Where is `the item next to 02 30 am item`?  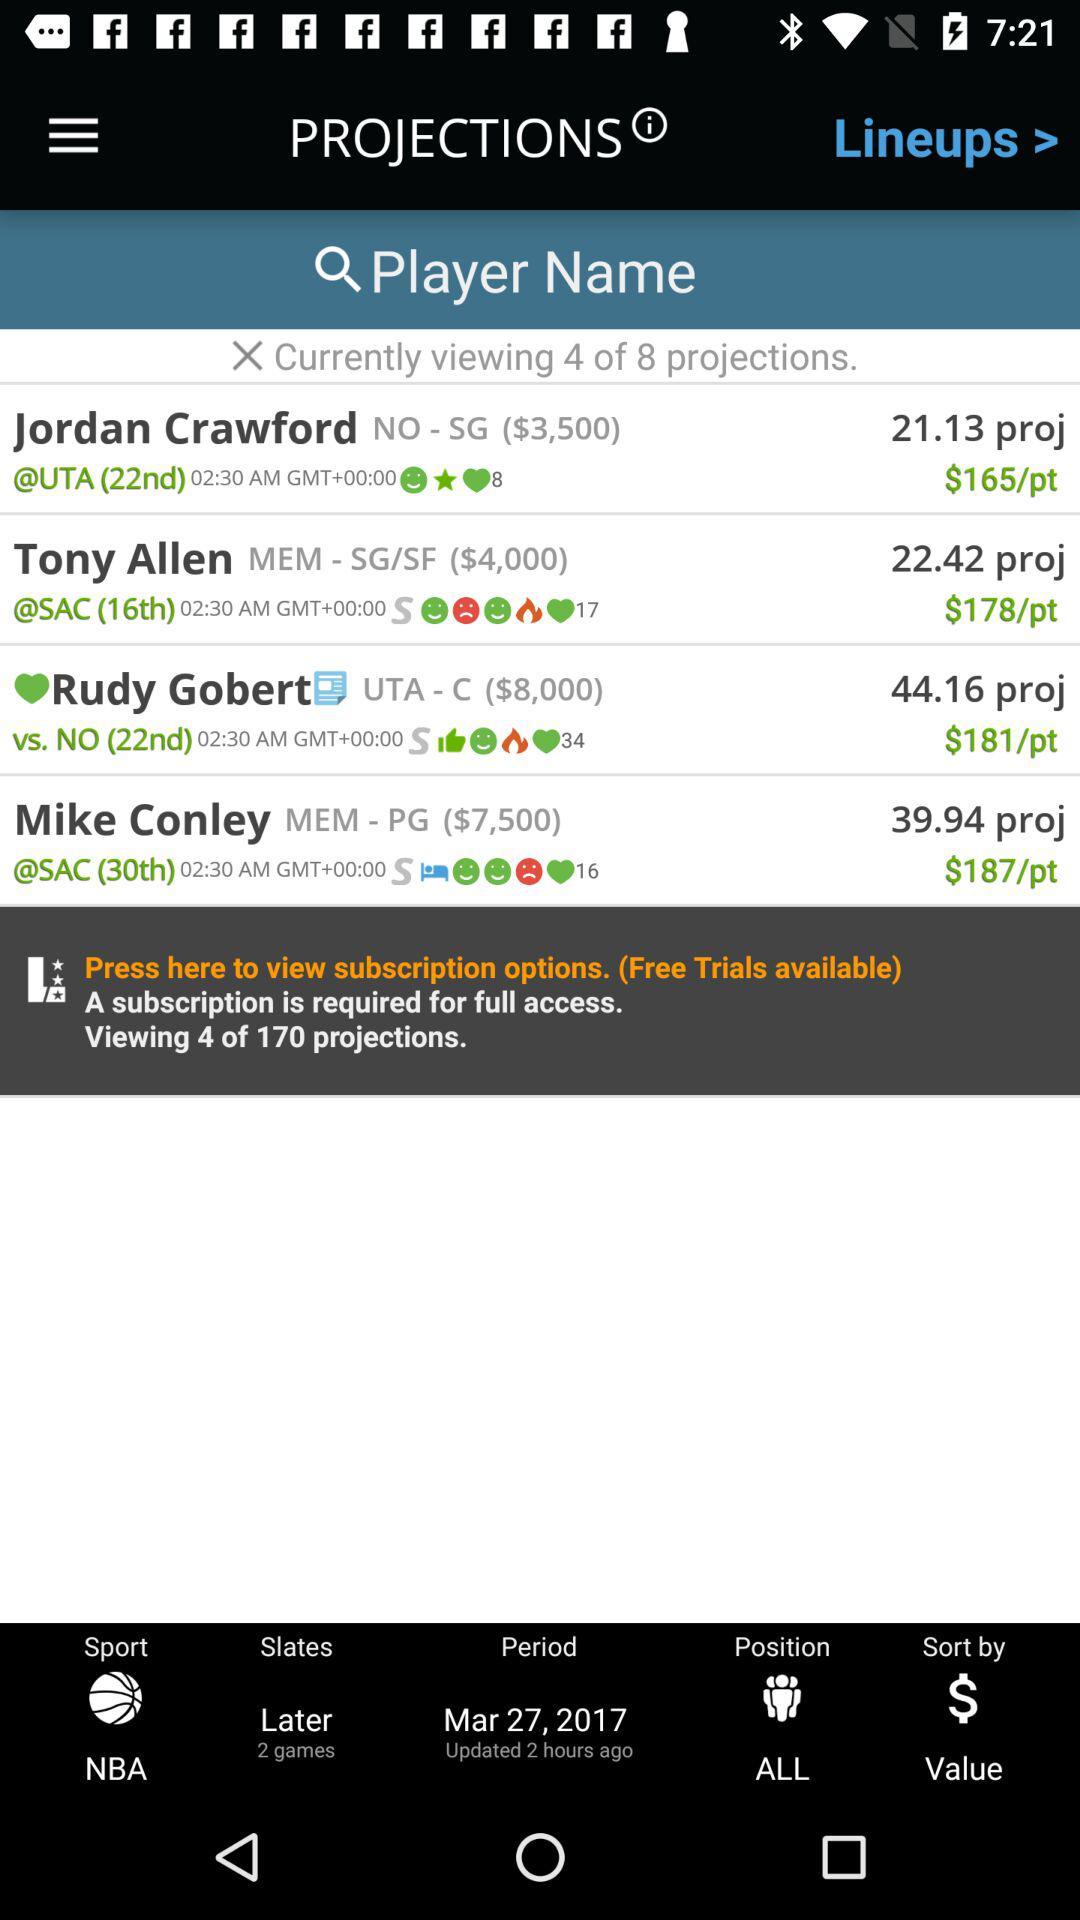
the item next to 02 30 am item is located at coordinates (418, 739).